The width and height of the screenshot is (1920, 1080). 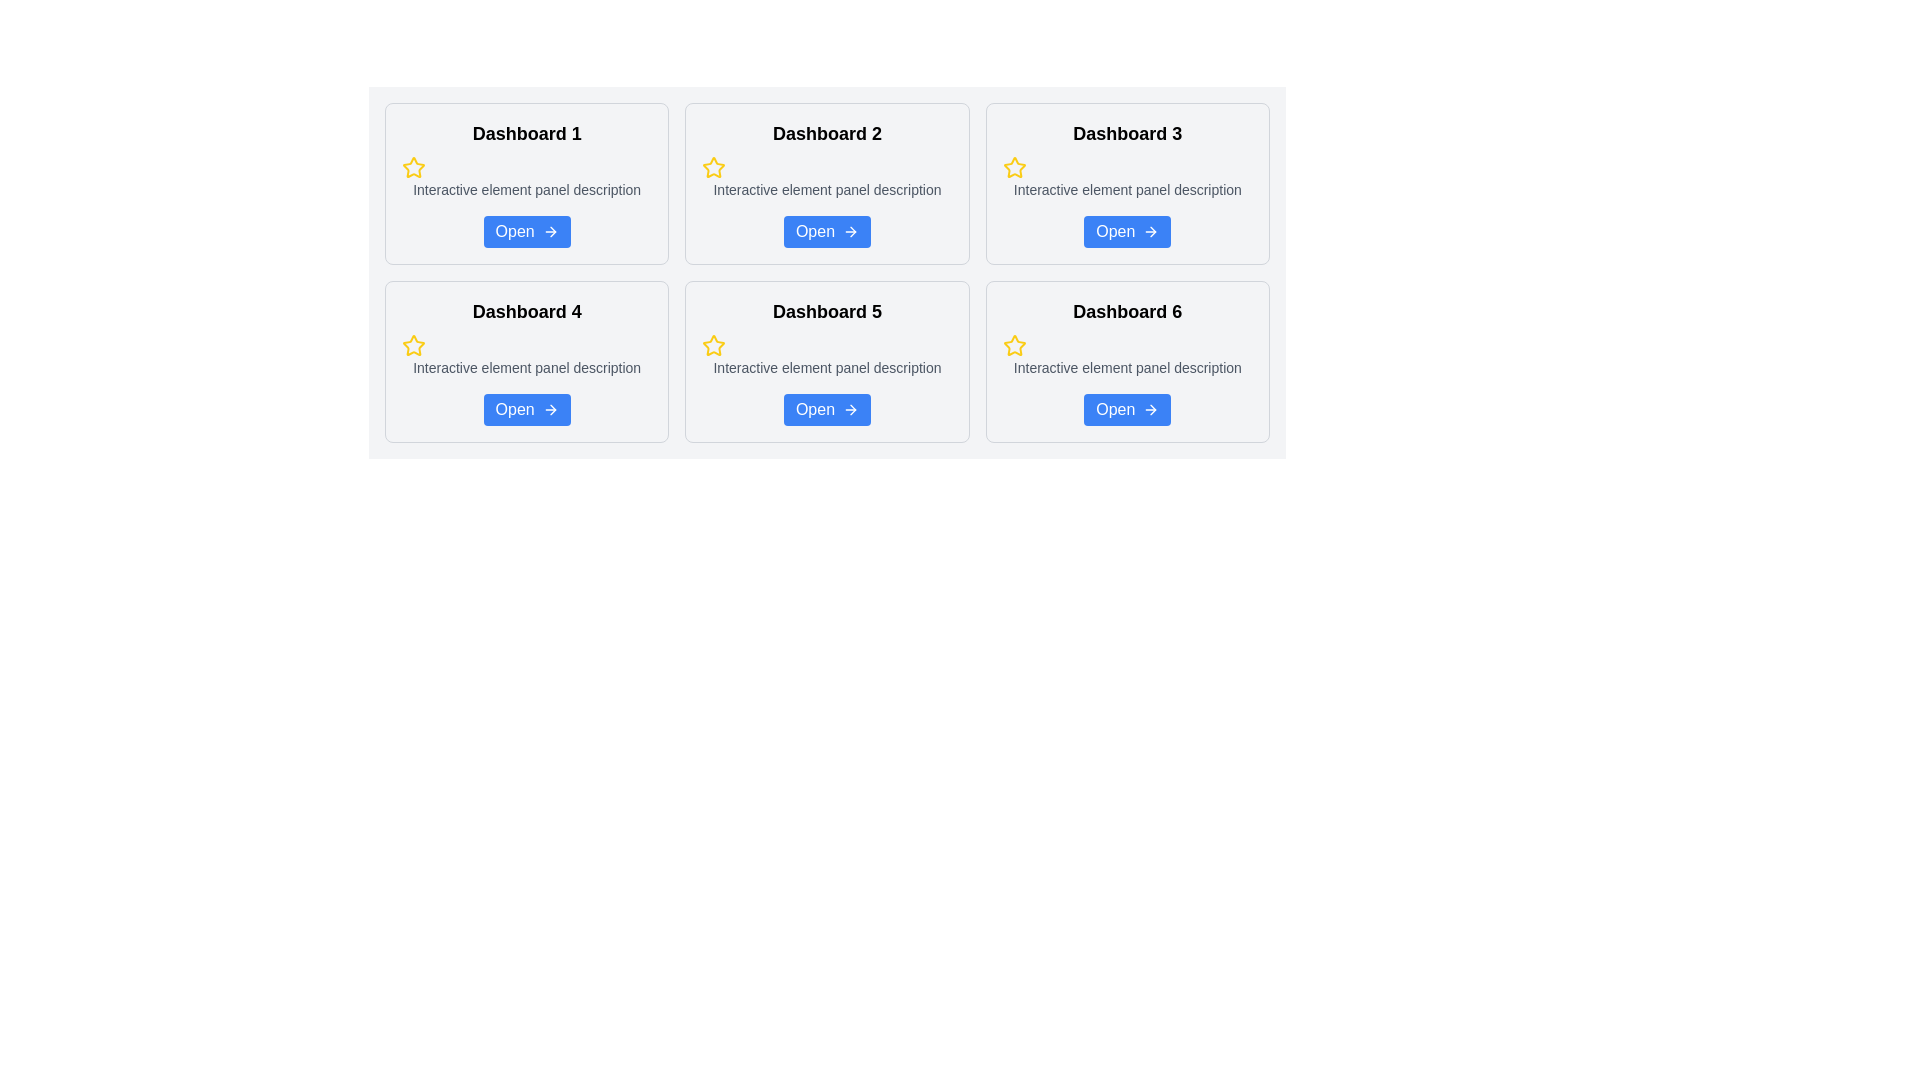 I want to click on the state change of the 'Open' button within the 'Dashboard 1' card by hovering over the arrow icon, so click(x=550, y=230).